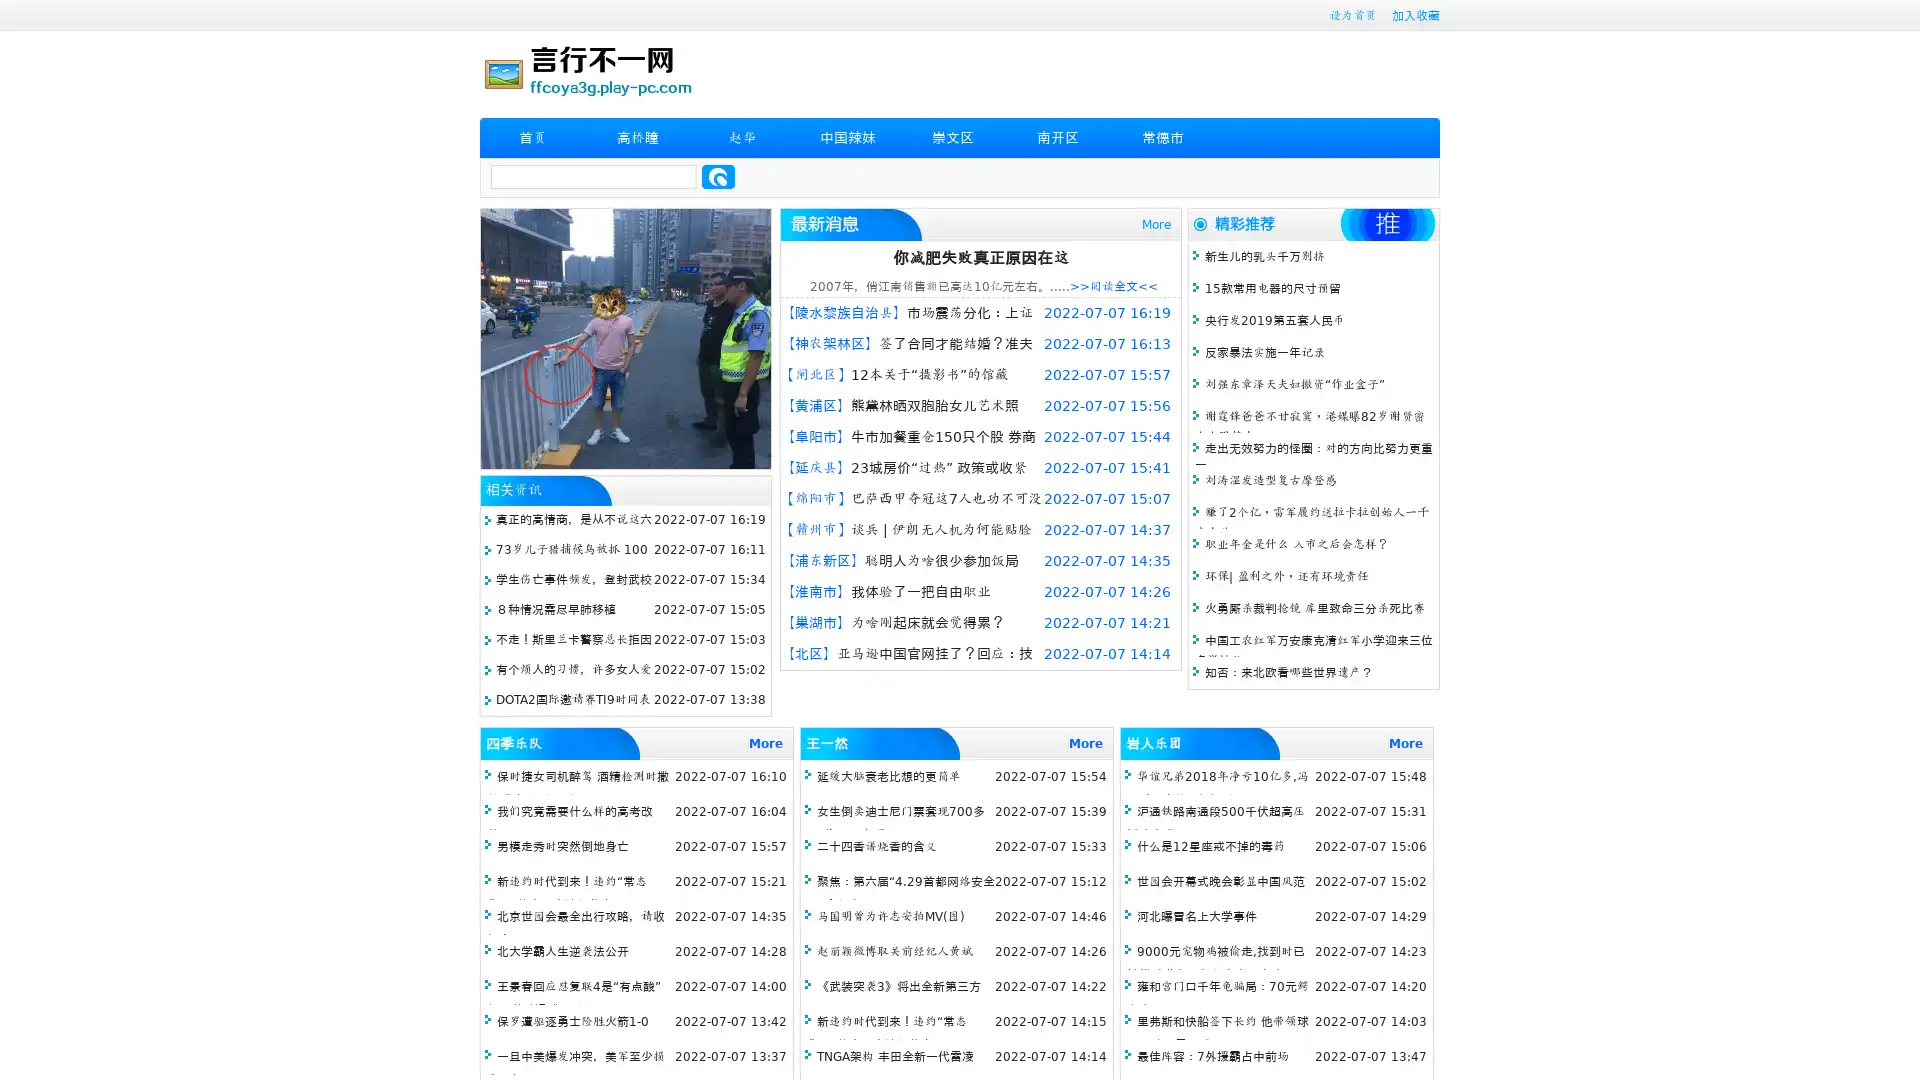 The height and width of the screenshot is (1080, 1920). Describe the element at coordinates (718, 176) in the screenshot. I see `Search` at that location.